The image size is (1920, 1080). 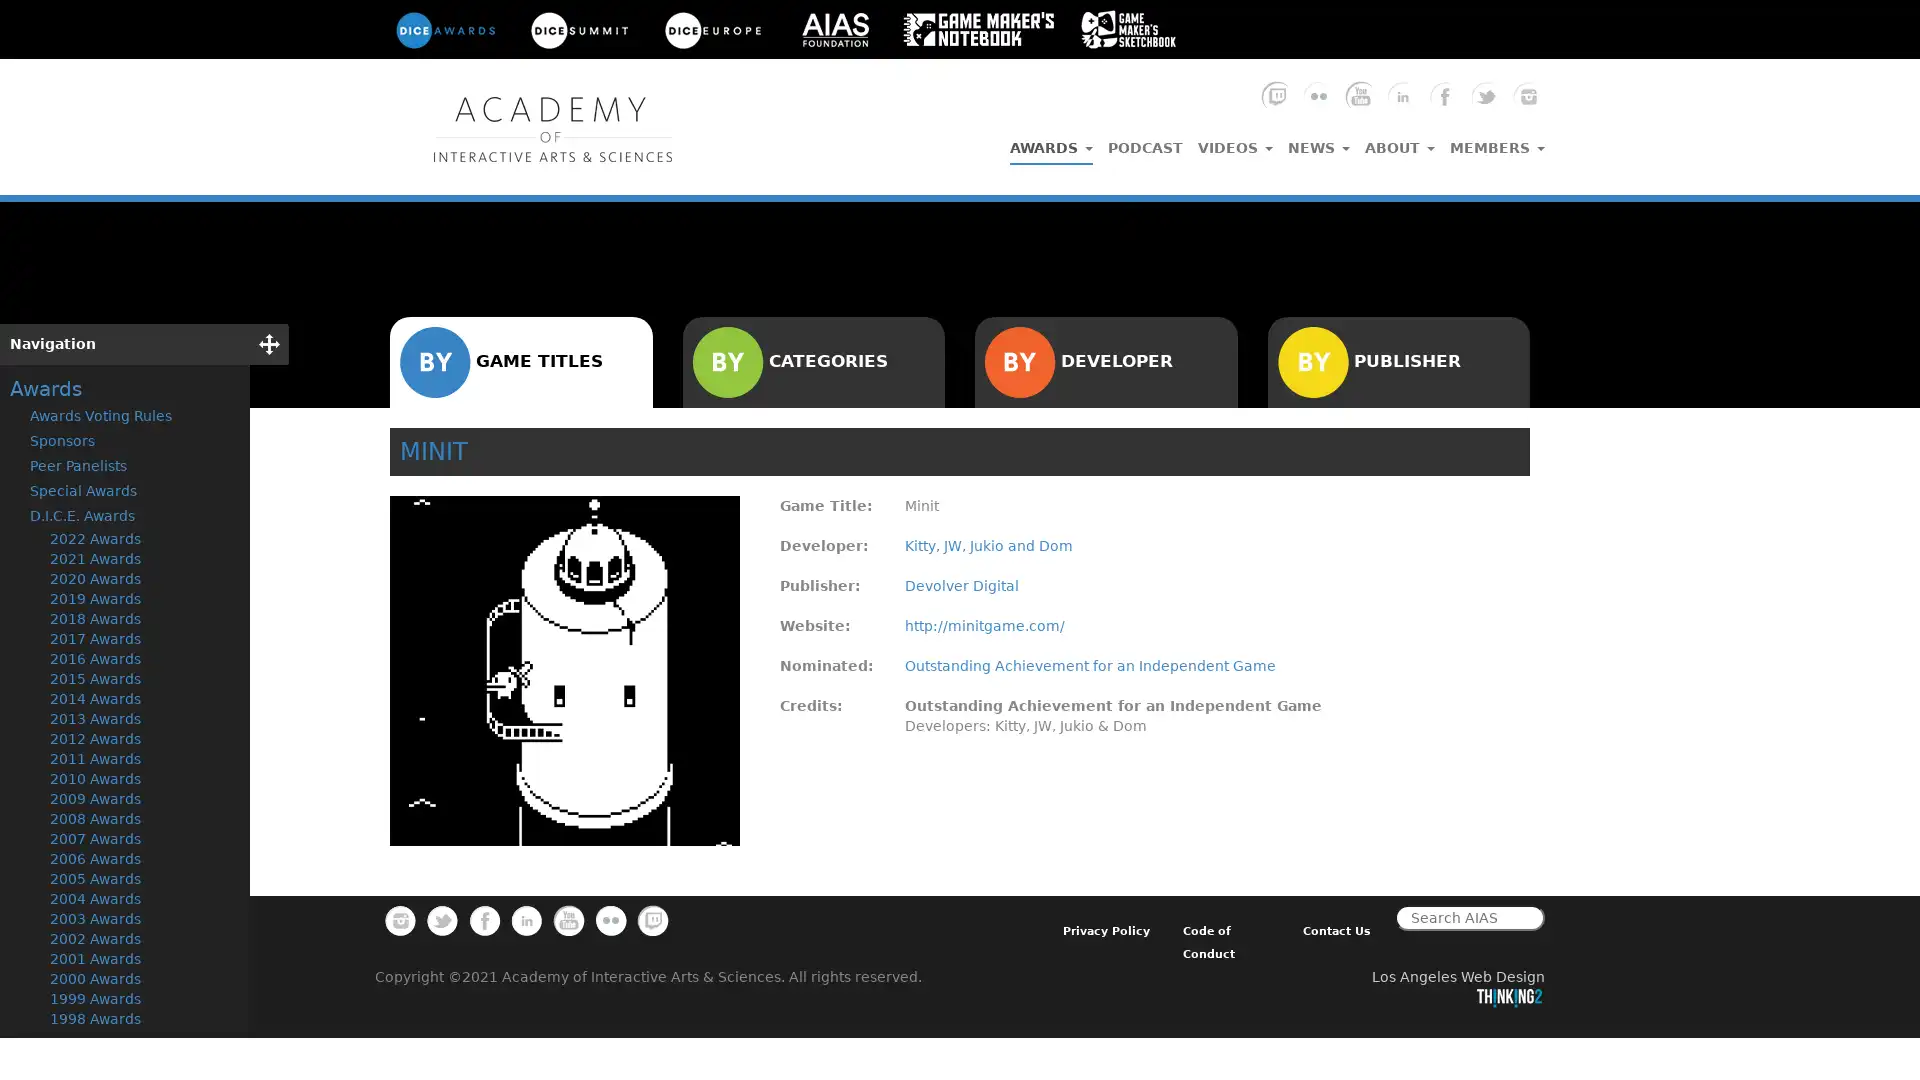 What do you see at coordinates (1050, 142) in the screenshot?
I see `AWARDS` at bounding box center [1050, 142].